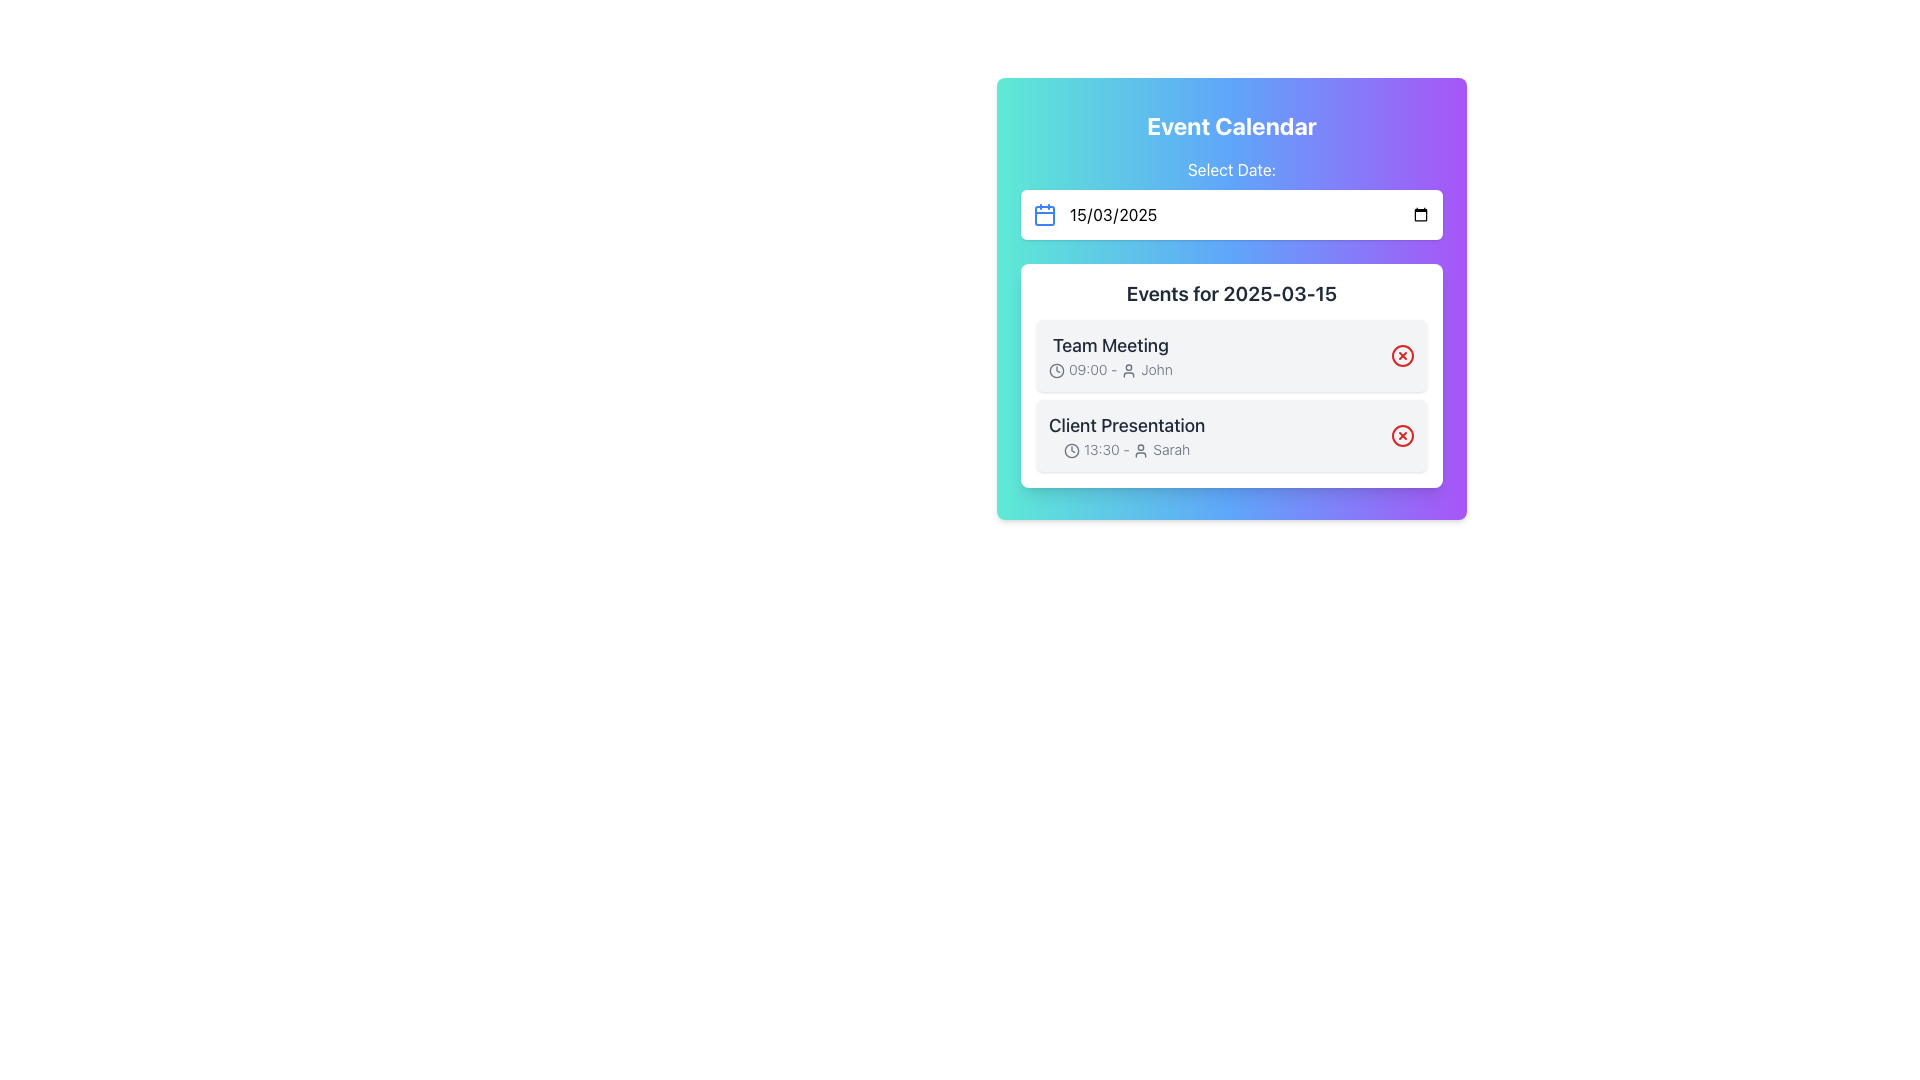 The height and width of the screenshot is (1080, 1920). Describe the element at coordinates (1401, 354) in the screenshot. I see `the delete button/icon on the right side of the 'Team Meeting' event entry for '2025-03-15'` at that location.